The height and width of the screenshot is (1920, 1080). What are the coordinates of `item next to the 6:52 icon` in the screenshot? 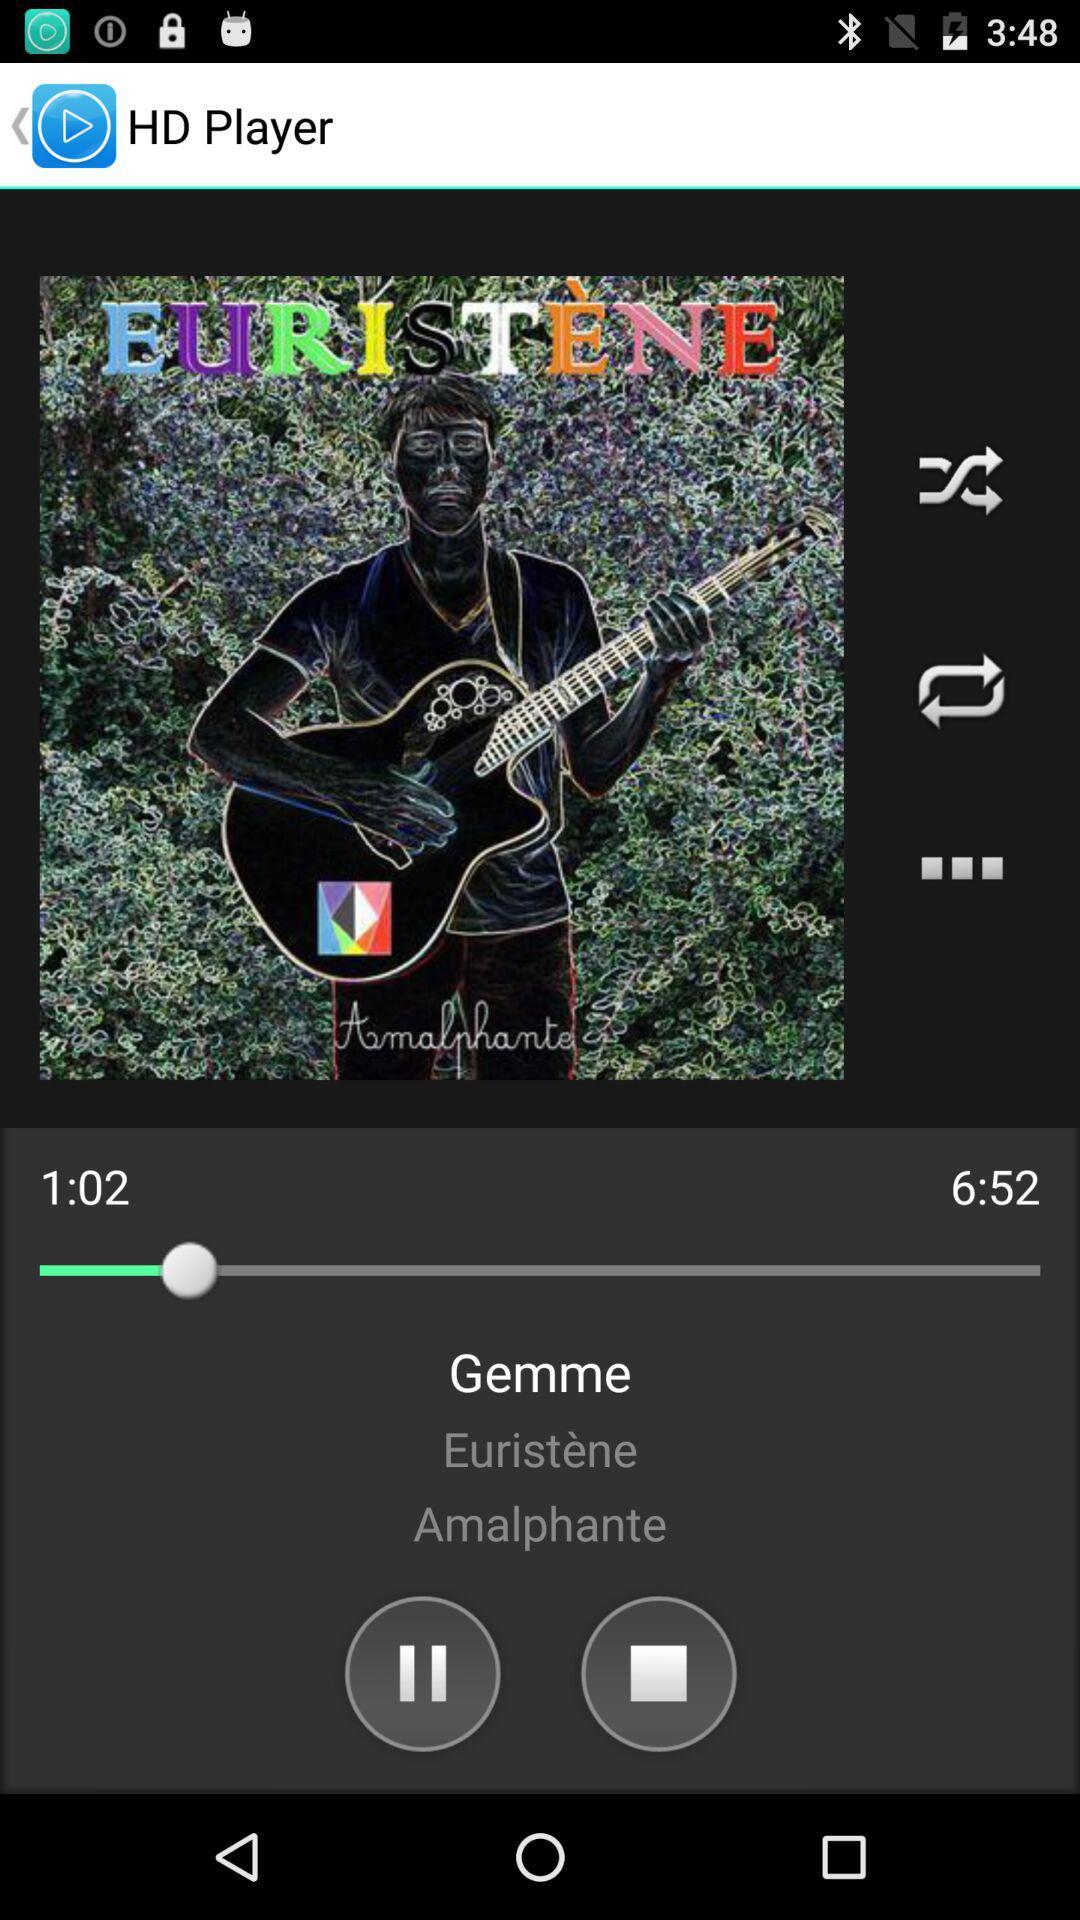 It's located at (83, 1186).